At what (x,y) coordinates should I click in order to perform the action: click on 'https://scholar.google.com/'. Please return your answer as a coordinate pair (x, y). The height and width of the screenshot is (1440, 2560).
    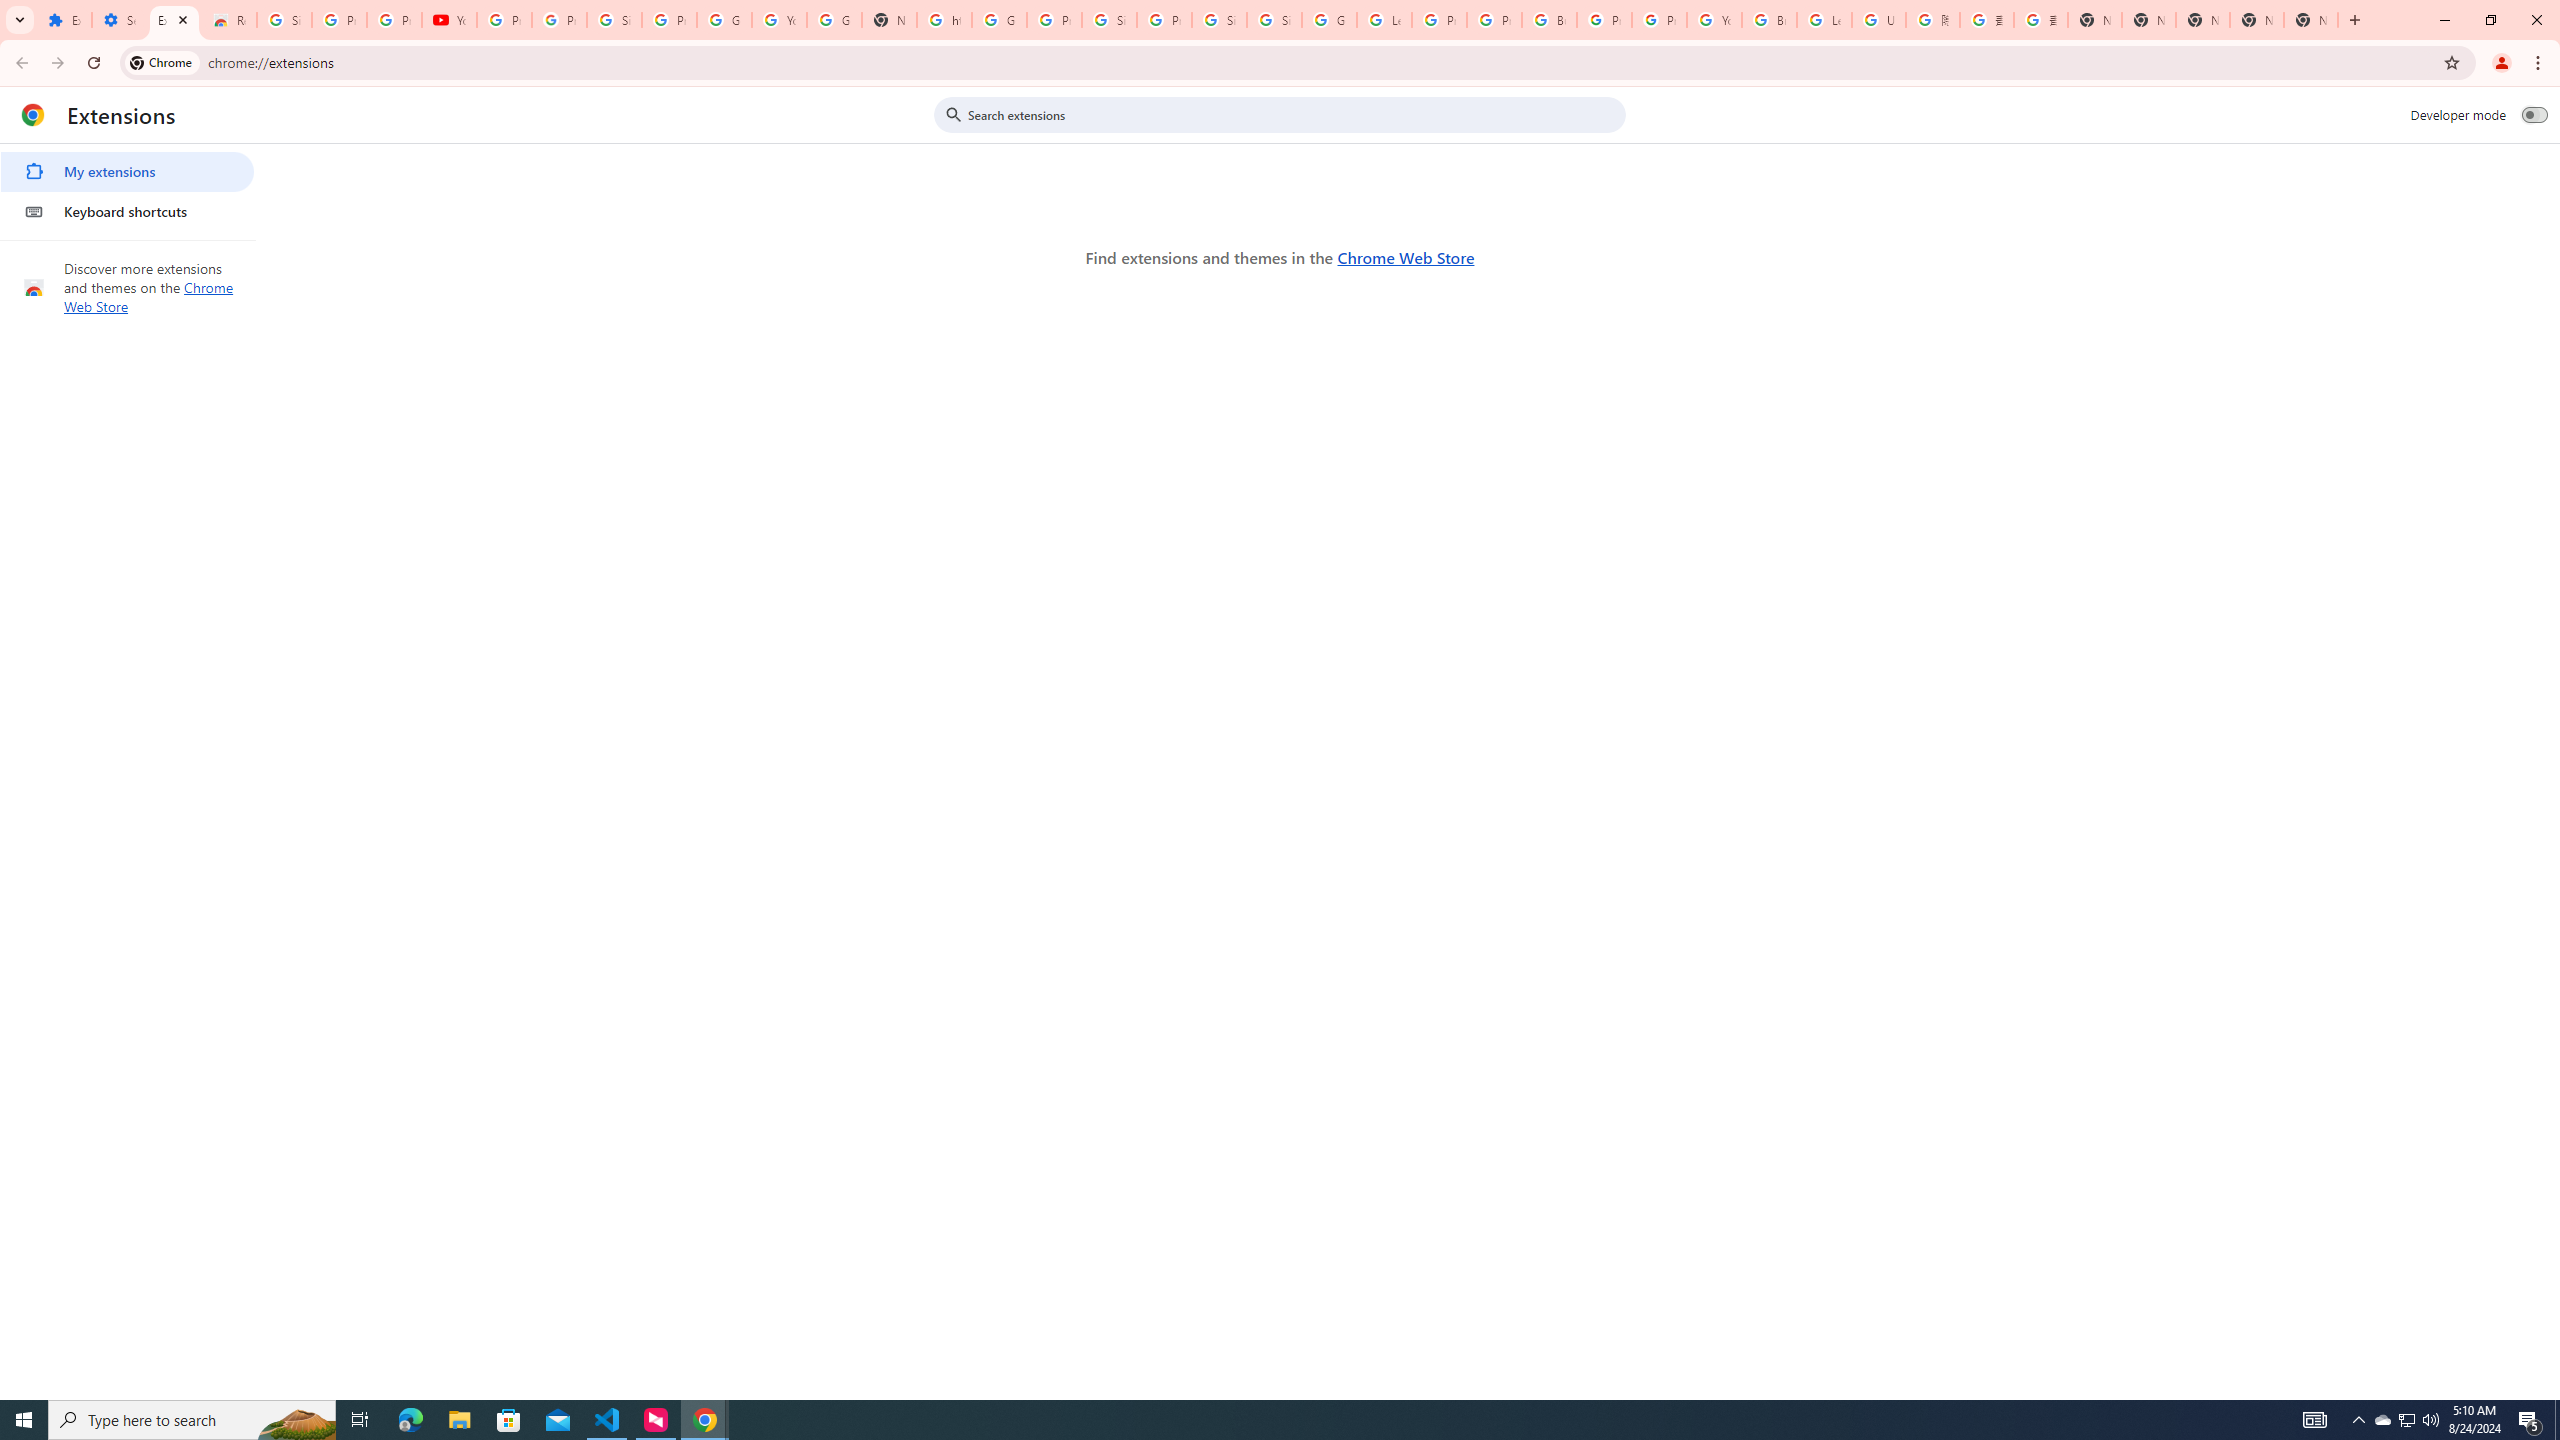
    Looking at the image, I should click on (943, 19).